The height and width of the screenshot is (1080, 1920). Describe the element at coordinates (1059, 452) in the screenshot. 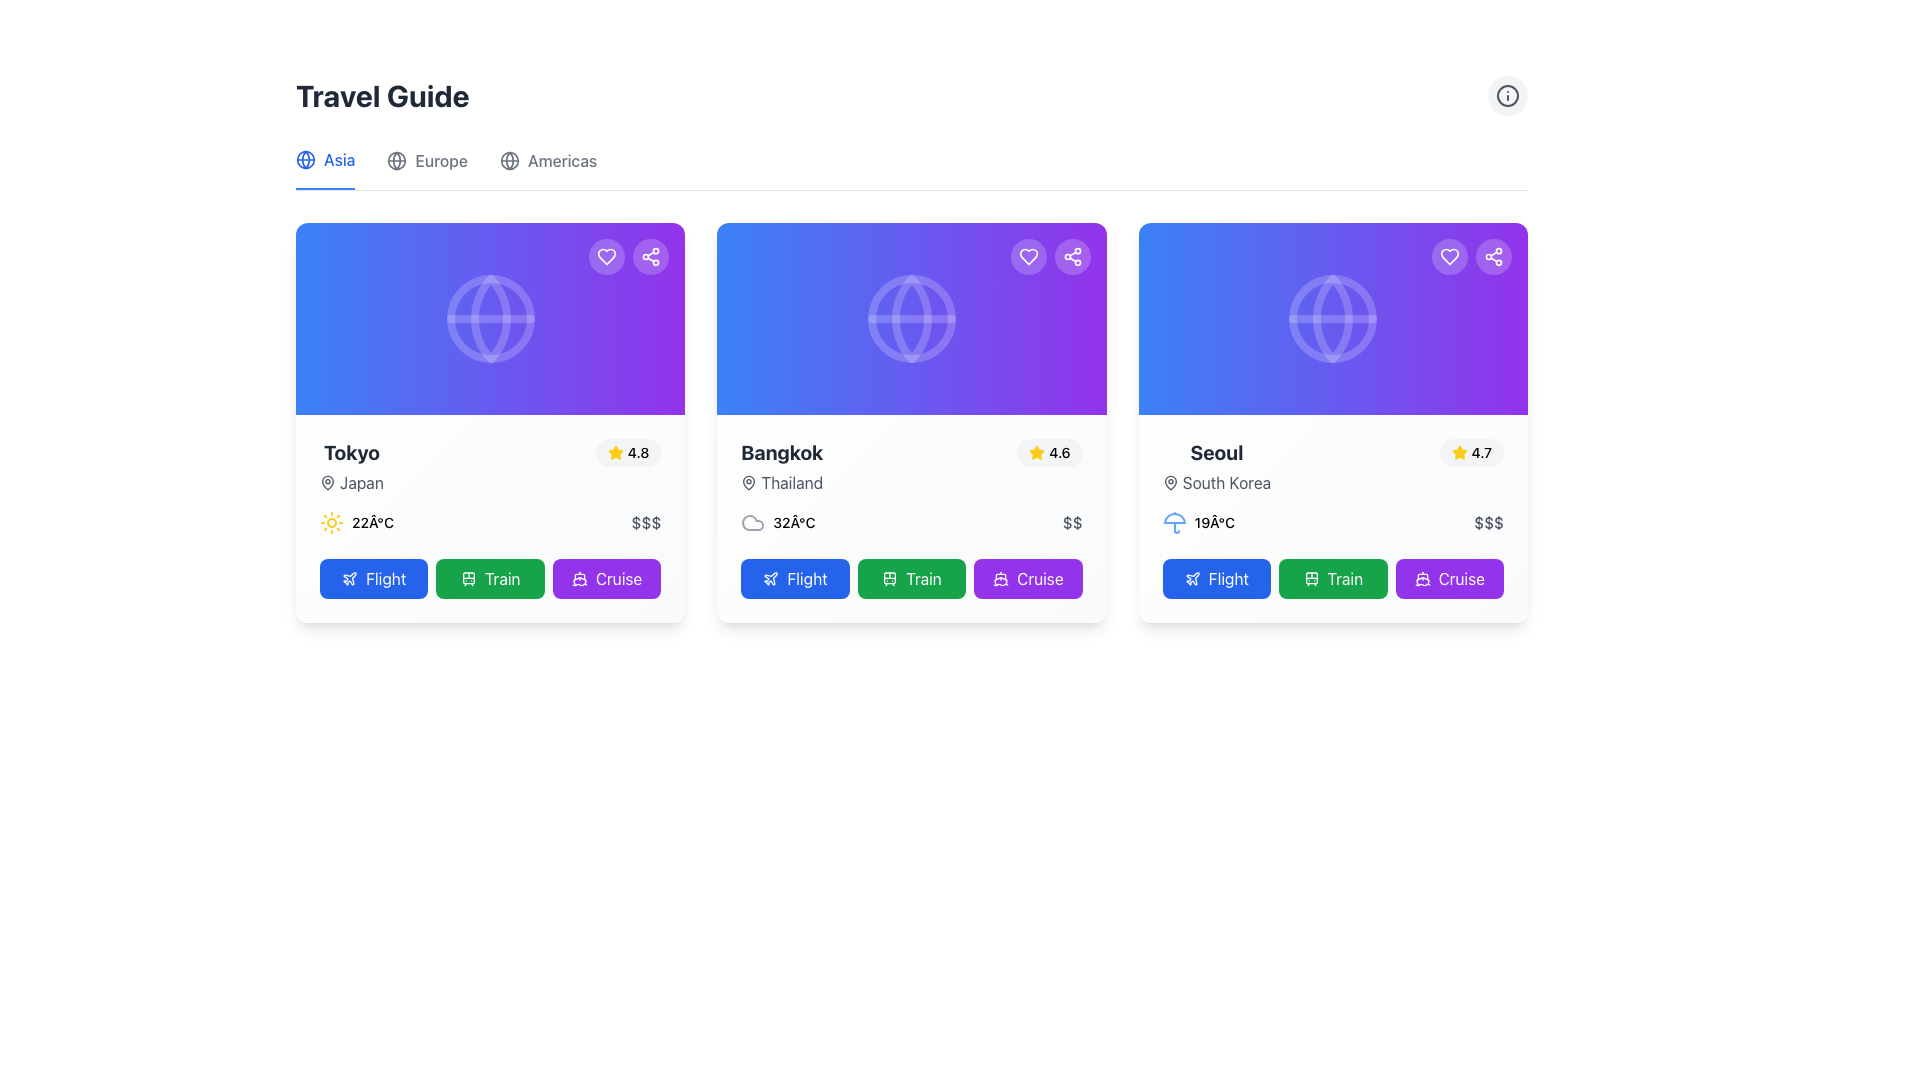

I see `the textual rating display for the Bangkok travel destination, located at the top-right corner of the second card in a list of three travel destination cards` at that location.